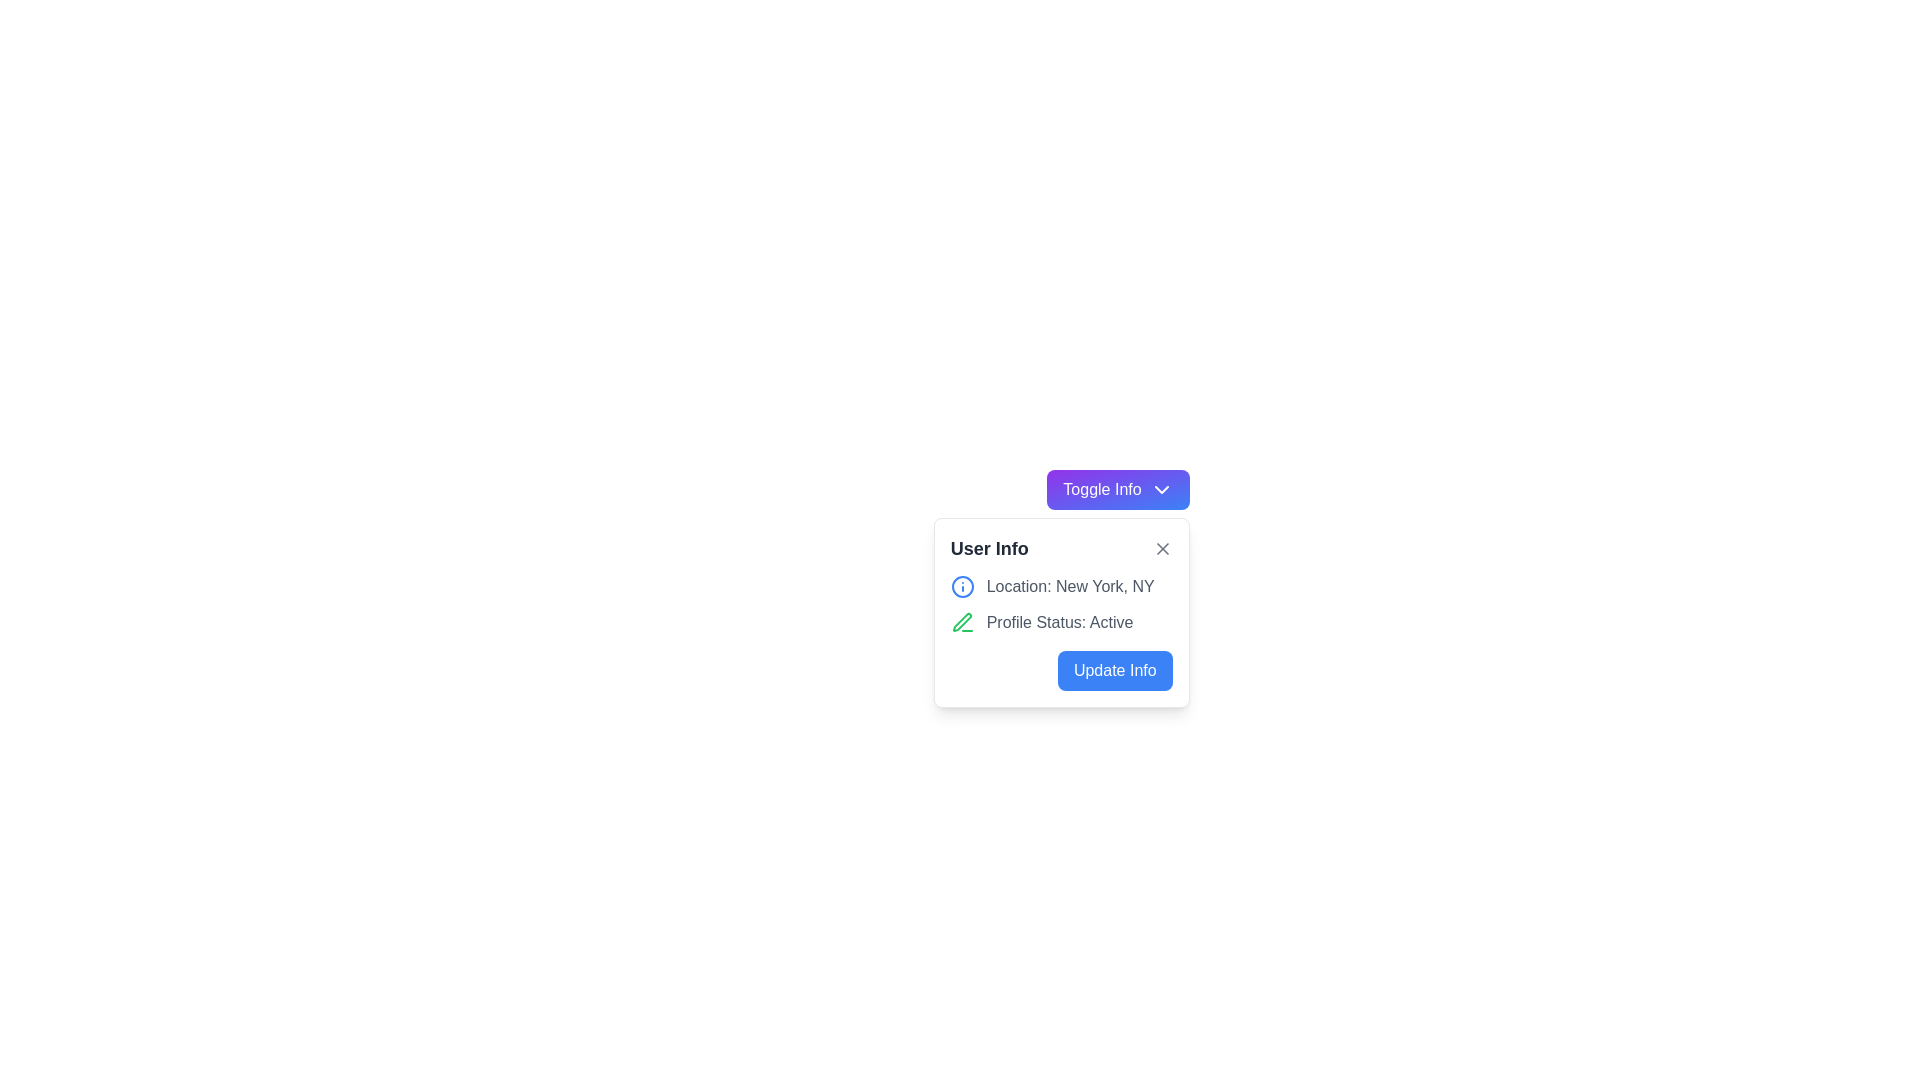 This screenshot has height=1080, width=1920. Describe the element at coordinates (1060, 671) in the screenshot. I see `the blue 'Update Info' button located at the bottom-right of the 'User Info' card` at that location.